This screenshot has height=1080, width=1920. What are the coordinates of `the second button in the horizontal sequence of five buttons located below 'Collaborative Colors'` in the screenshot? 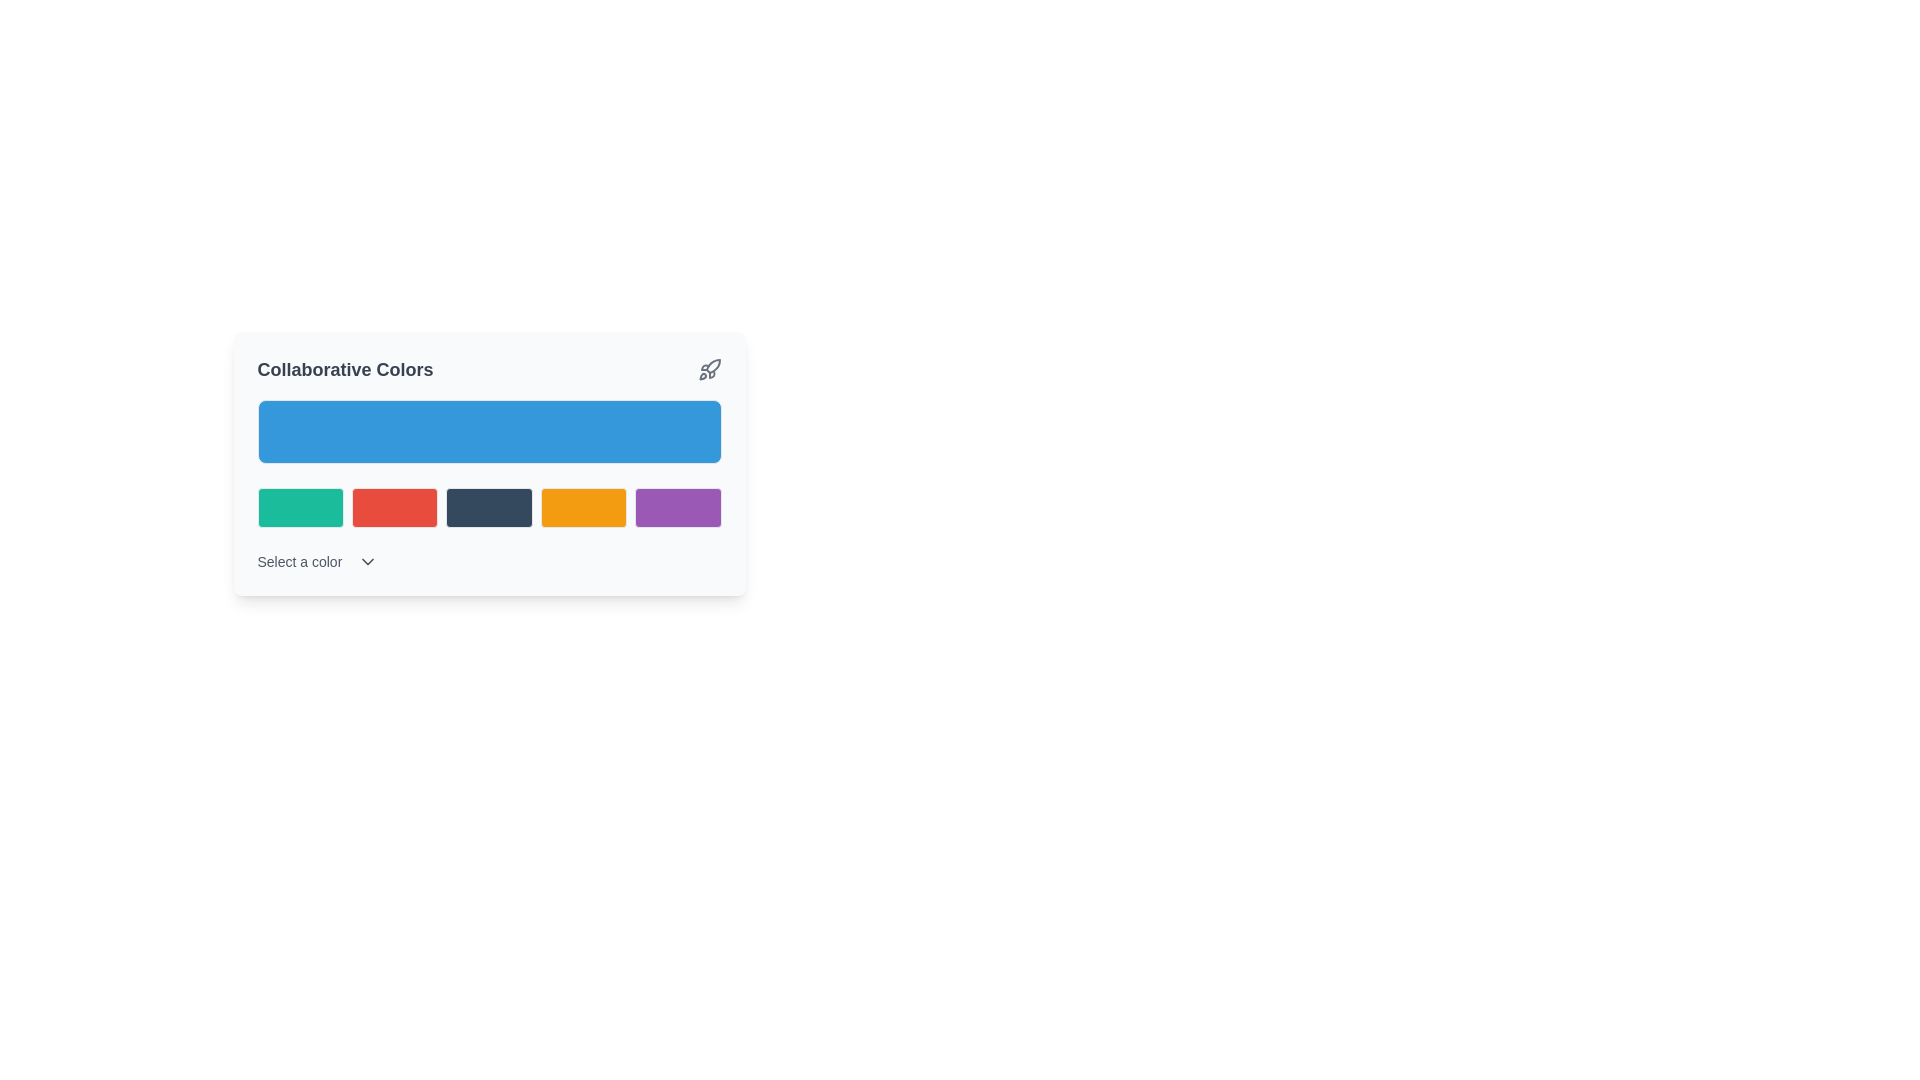 It's located at (395, 507).